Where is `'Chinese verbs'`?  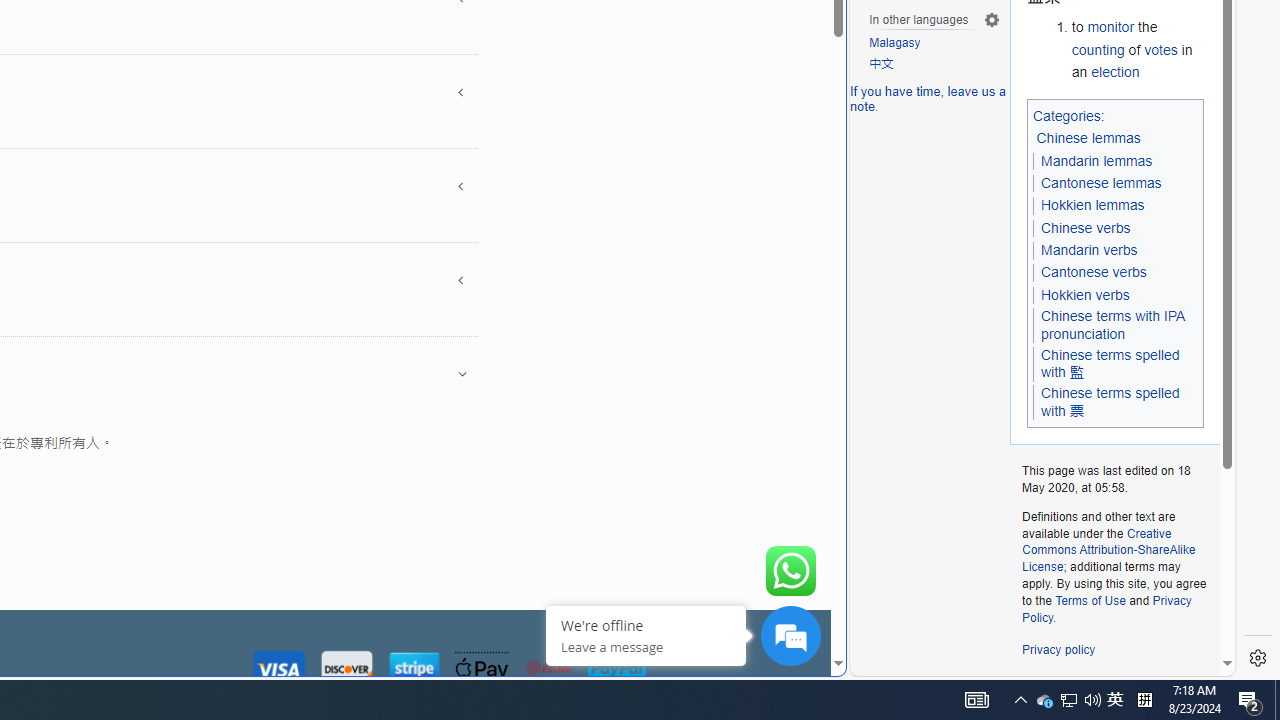 'Chinese verbs' is located at coordinates (1085, 226).